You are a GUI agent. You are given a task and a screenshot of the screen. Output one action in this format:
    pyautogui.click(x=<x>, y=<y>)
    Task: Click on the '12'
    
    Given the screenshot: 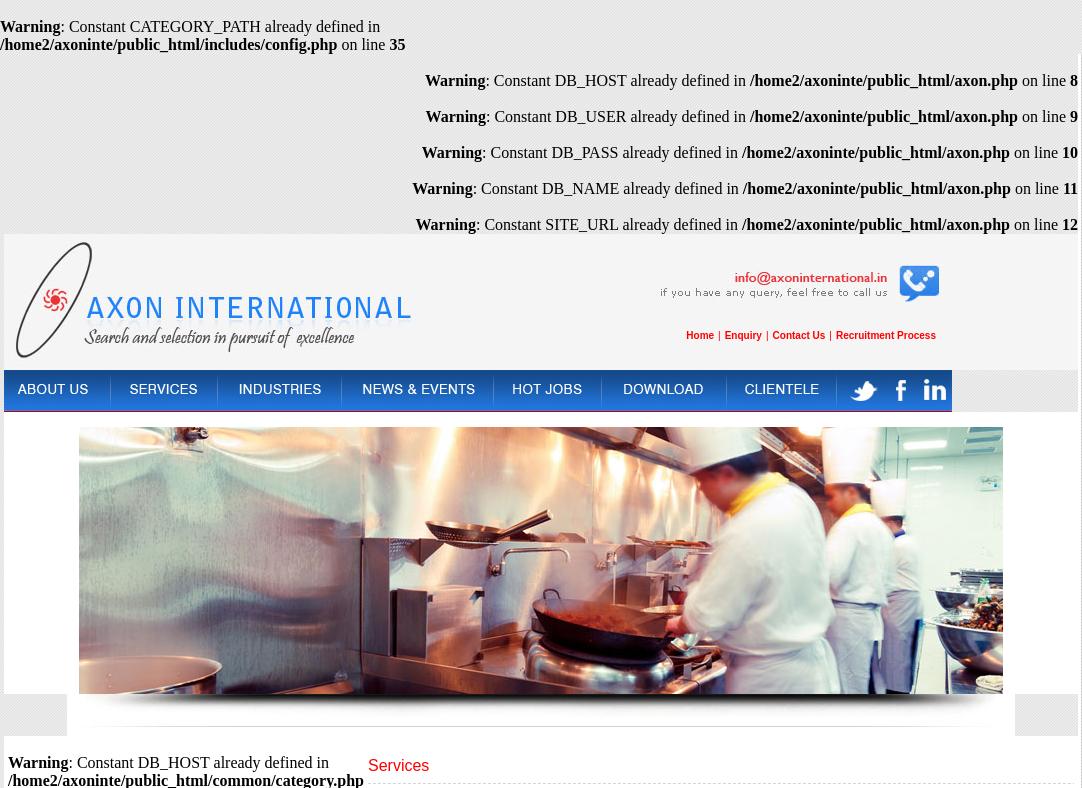 What is the action you would take?
    pyautogui.click(x=1068, y=223)
    